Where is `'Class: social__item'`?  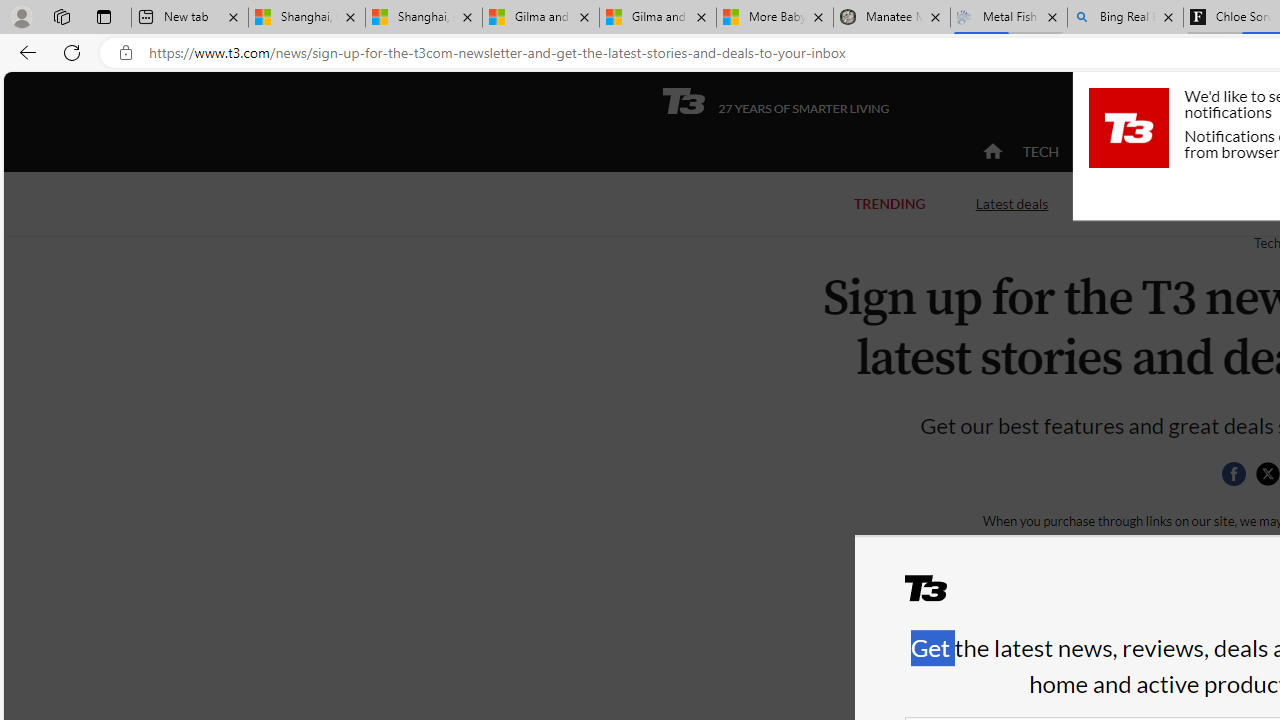 'Class: social__item' is located at coordinates (1237, 477).